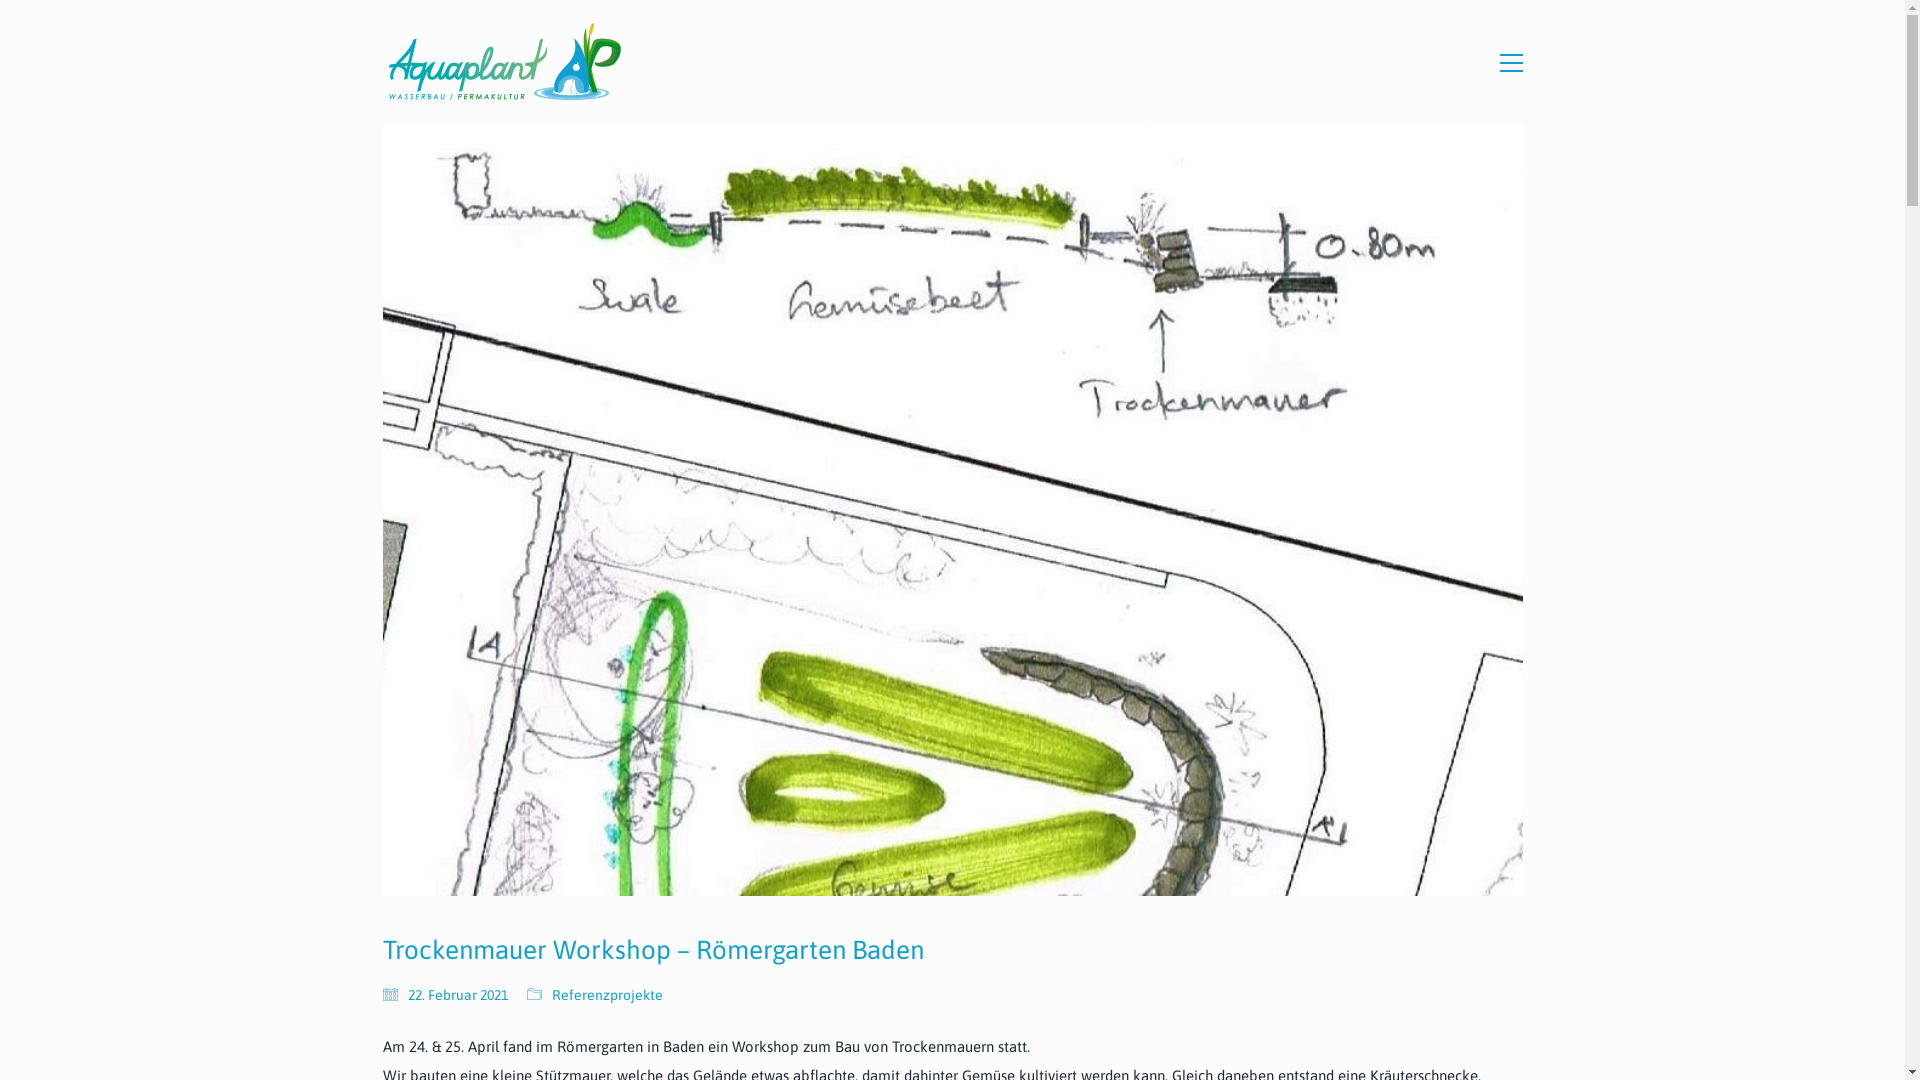  Describe the element at coordinates (606, 995) in the screenshot. I see `'Referenzprojekte'` at that location.